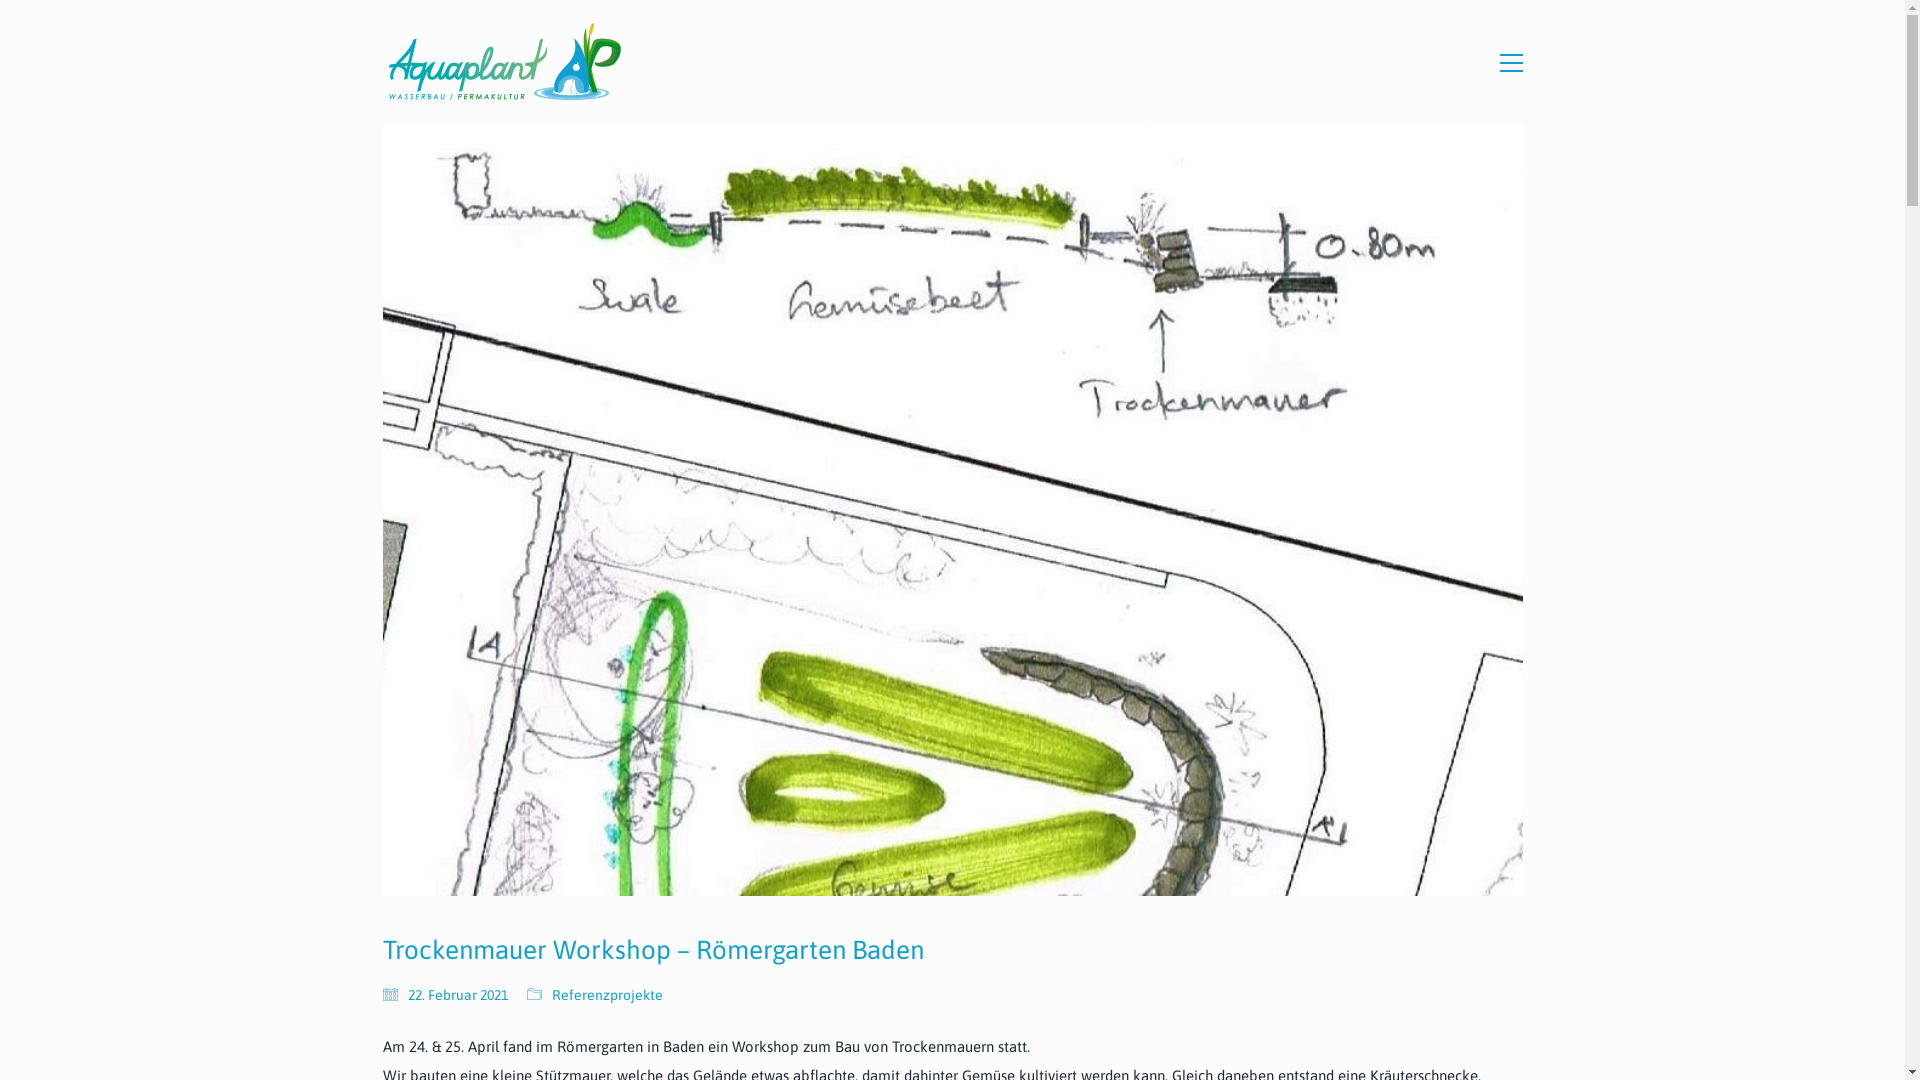  Describe the element at coordinates (606, 995) in the screenshot. I see `'Referenzprojekte'` at that location.